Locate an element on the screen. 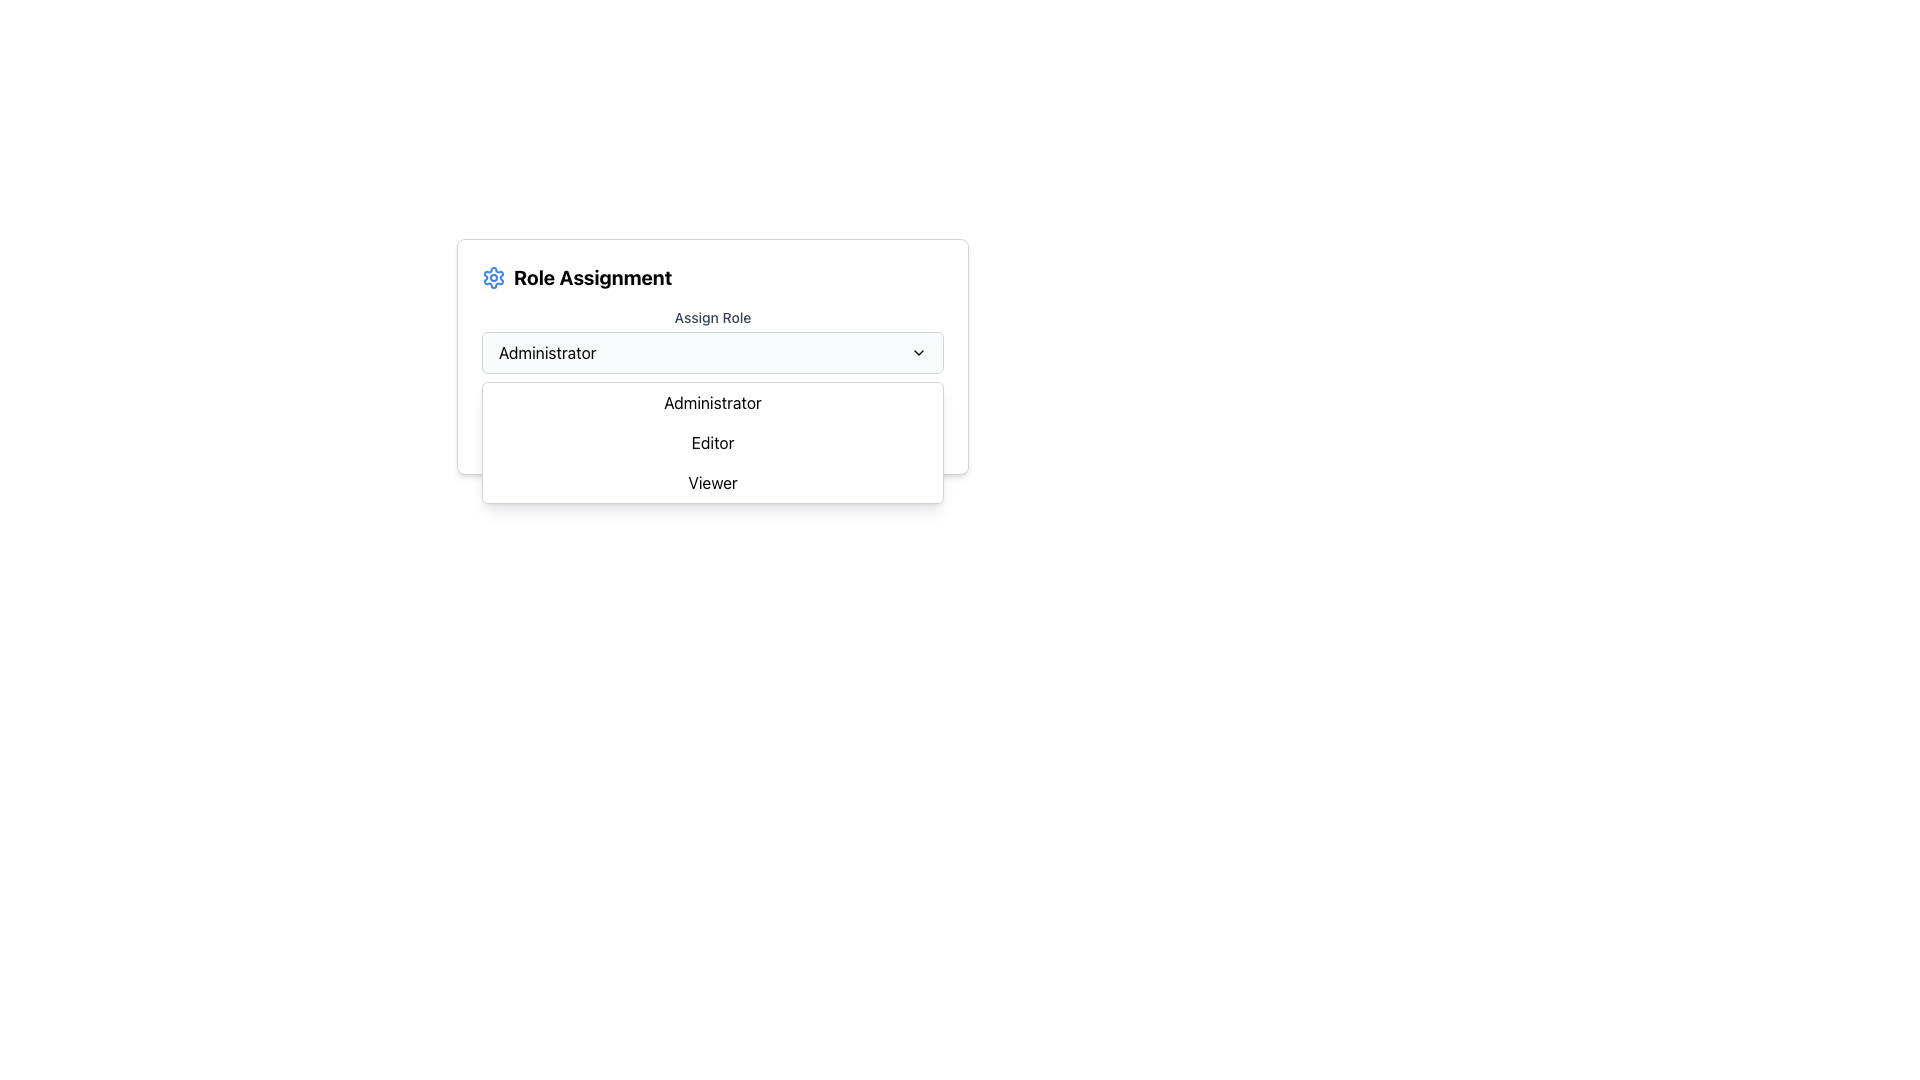 This screenshot has height=1080, width=1920. the Dropdown menu in the 'Role Assignment' section is located at coordinates (713, 339).